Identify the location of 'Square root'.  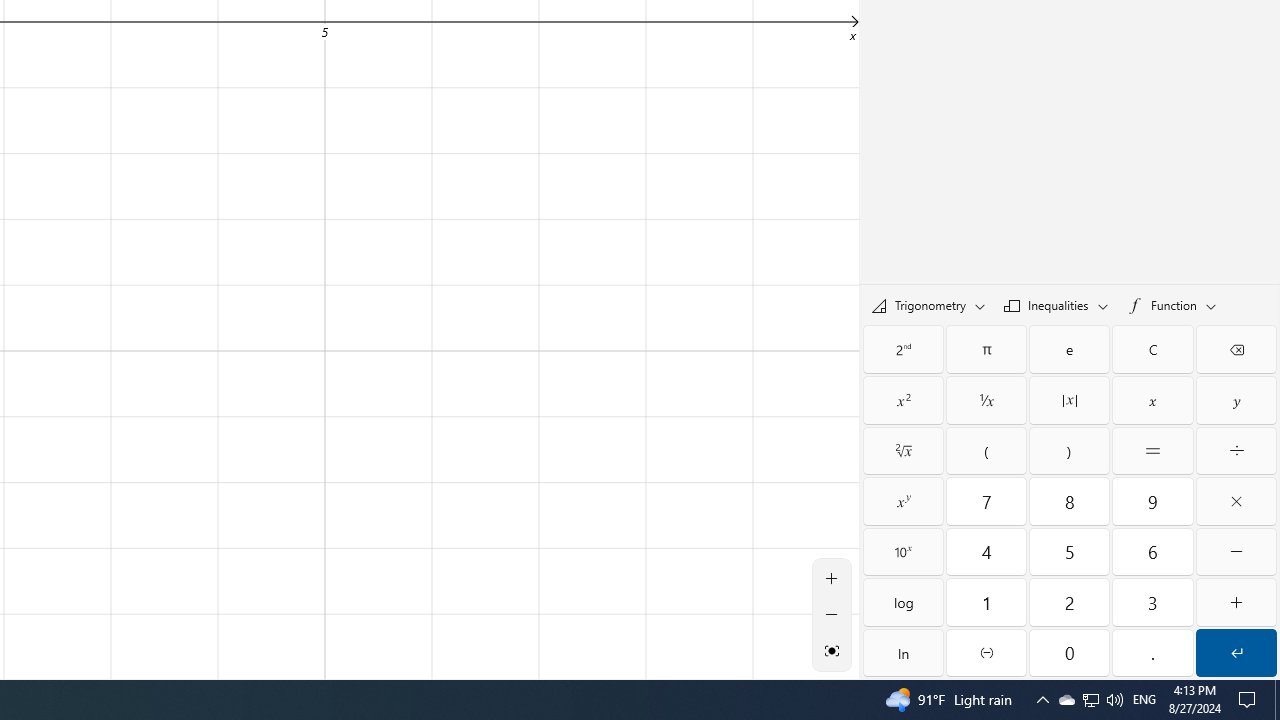
(902, 451).